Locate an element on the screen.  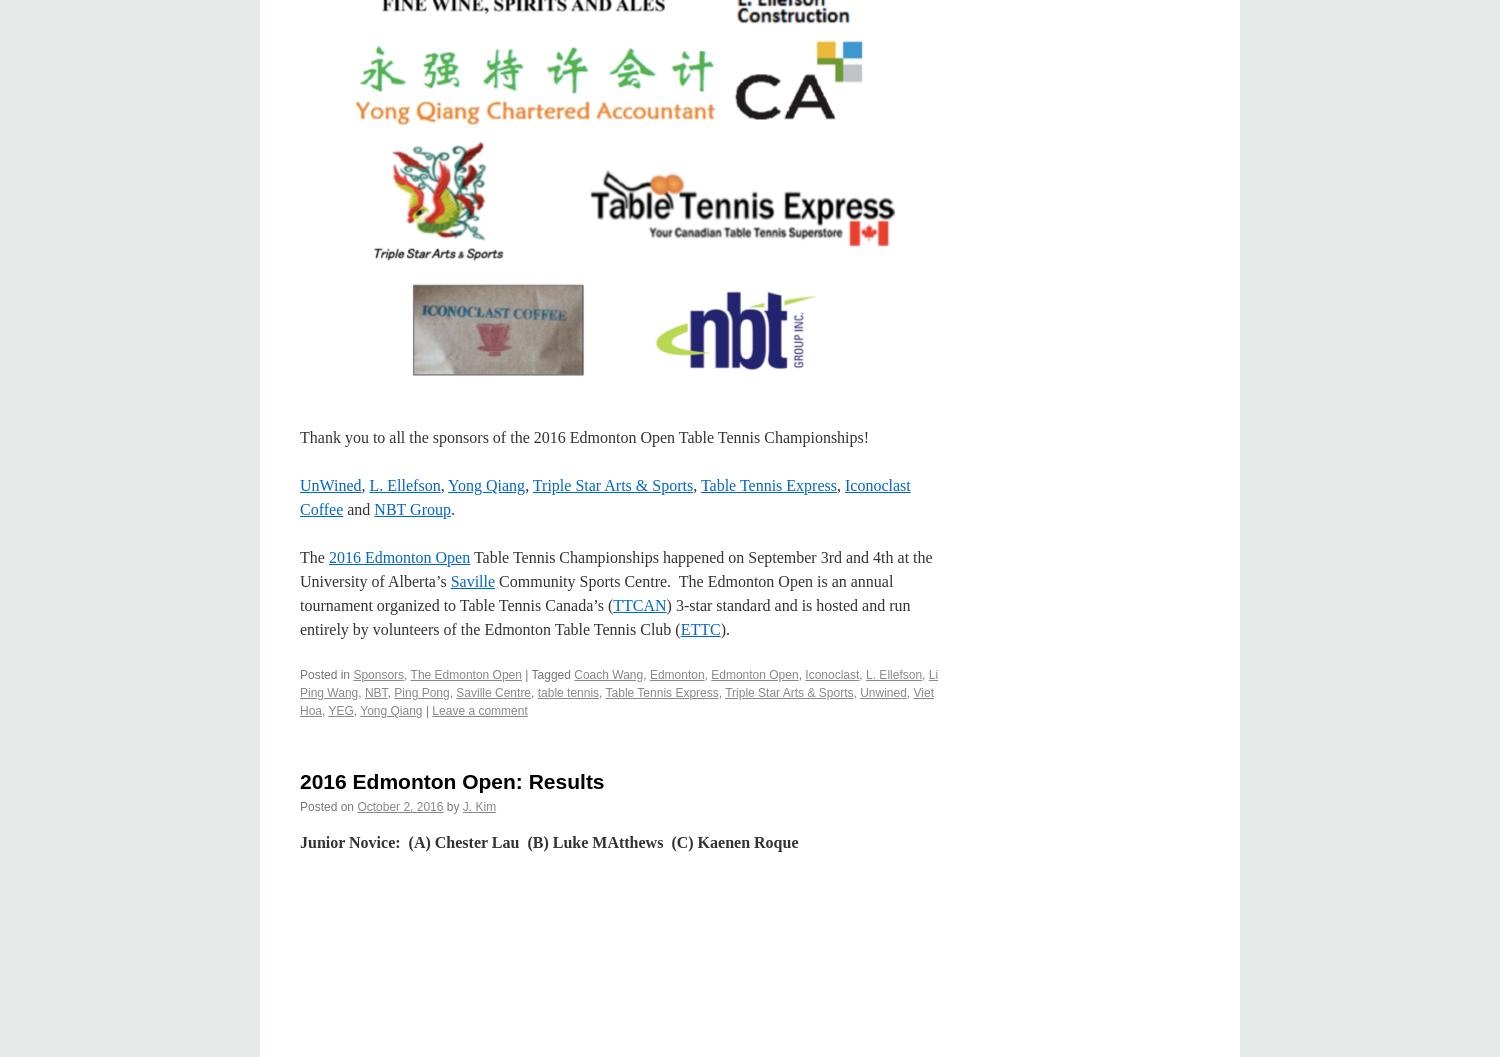
'Posted on' is located at coordinates (326, 807).